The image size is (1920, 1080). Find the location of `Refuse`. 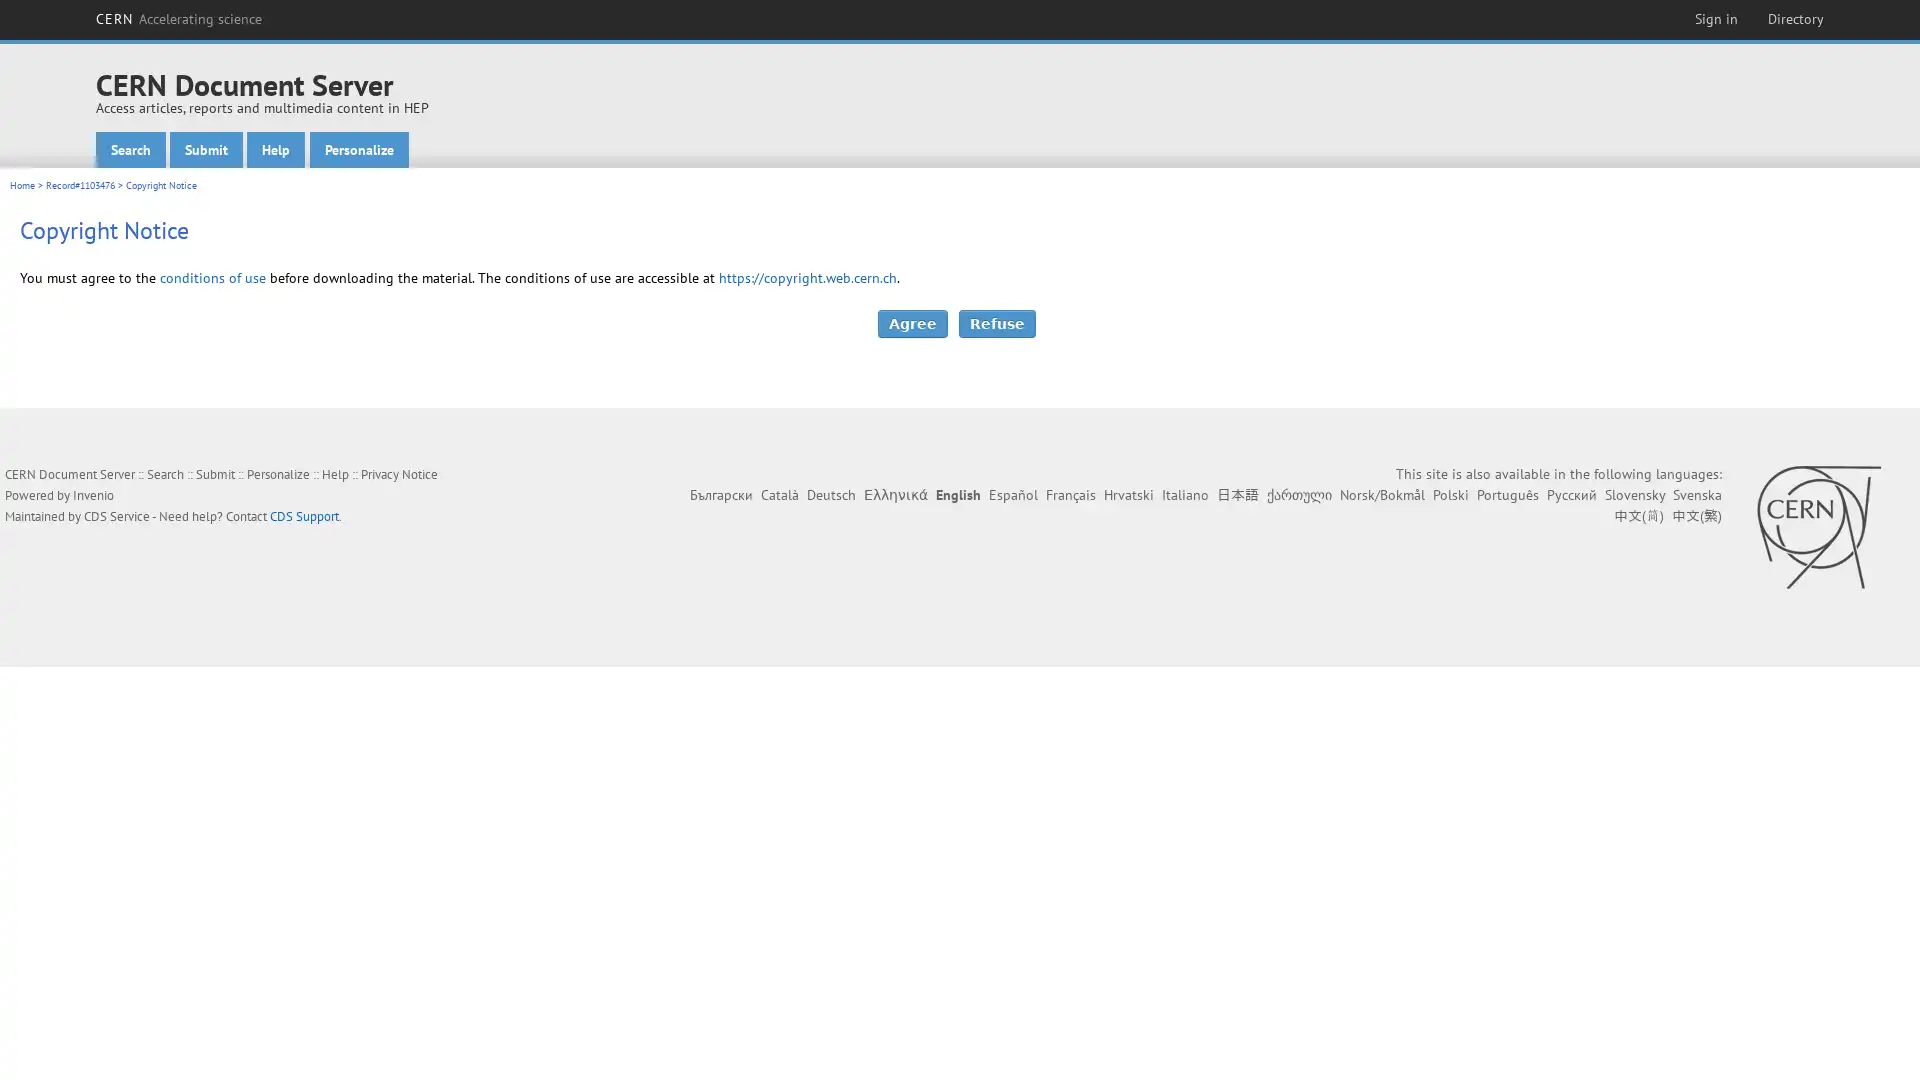

Refuse is located at coordinates (996, 322).